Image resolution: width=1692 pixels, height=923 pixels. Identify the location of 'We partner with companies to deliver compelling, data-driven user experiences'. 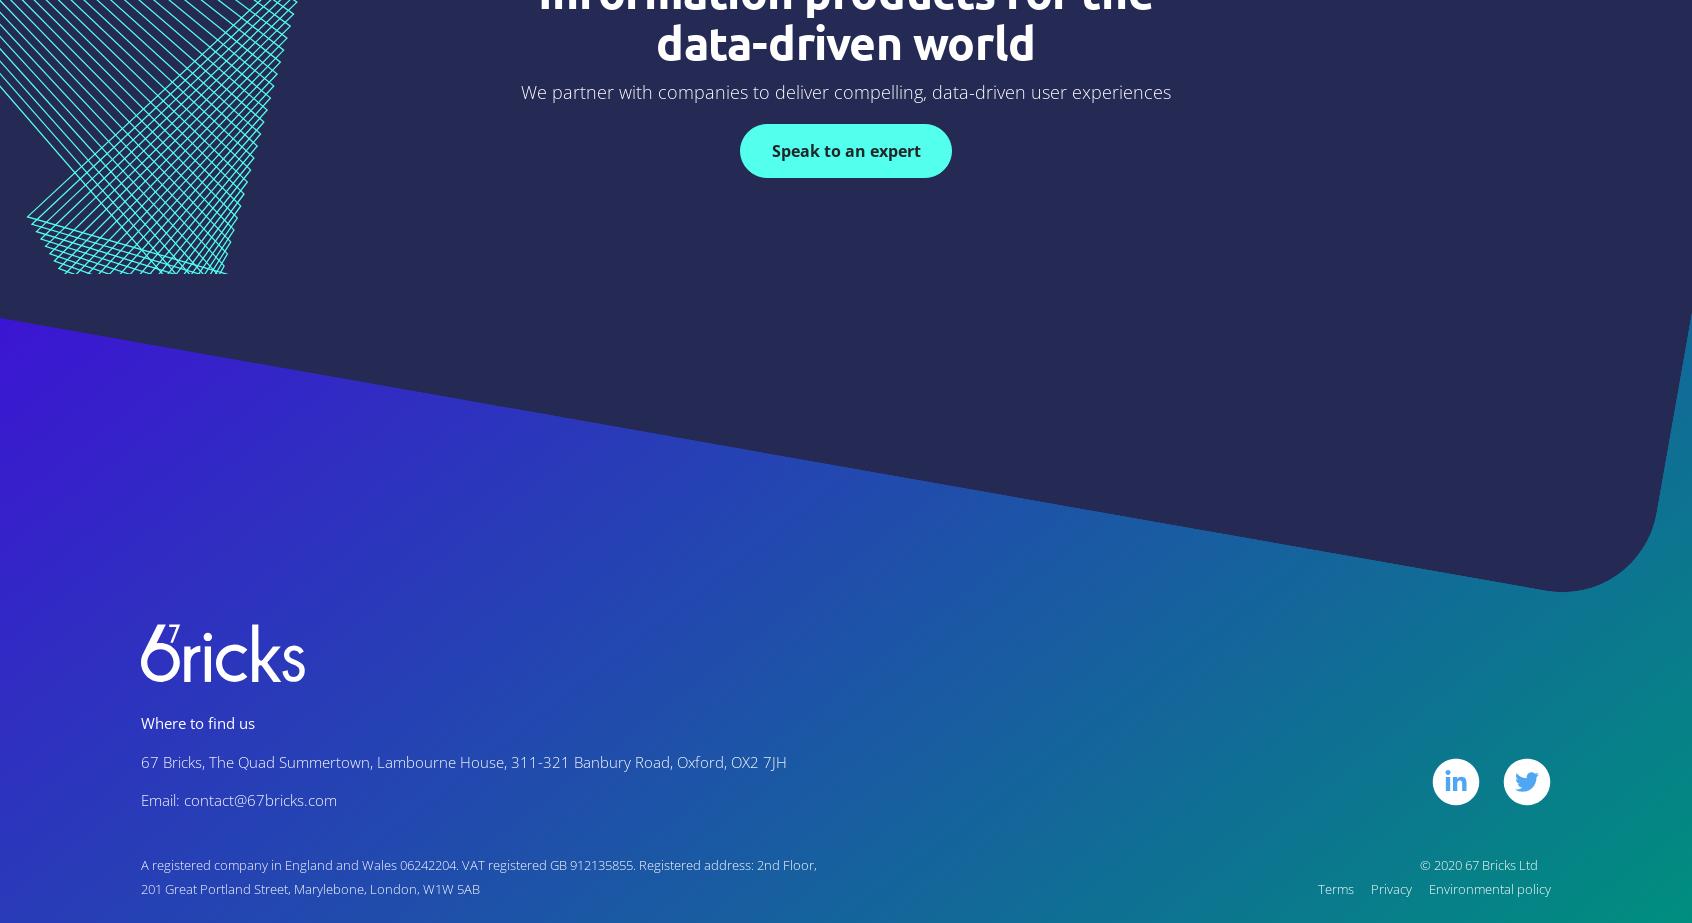
(846, 91).